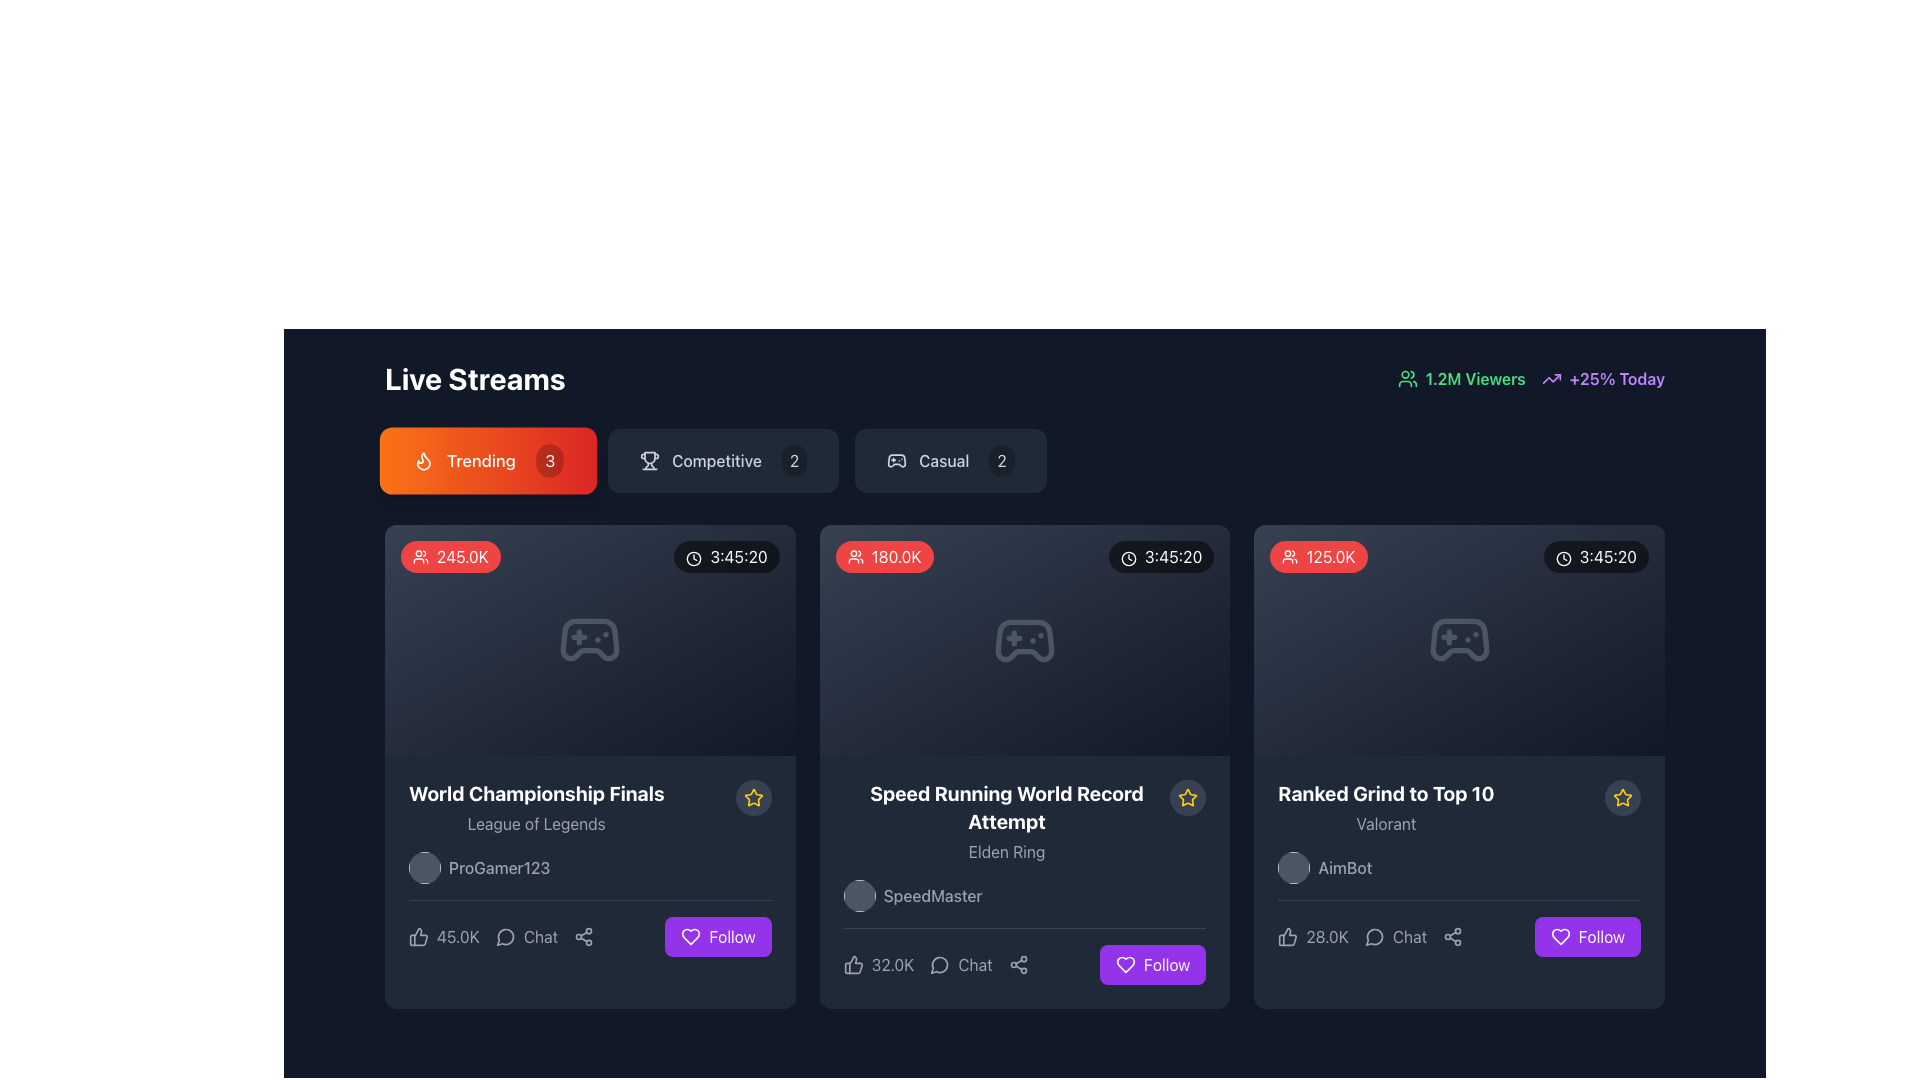 The image size is (1920, 1080). I want to click on the text display showing '32.0K', which is located in the lower section of the card for 'Speed Running World Record Attempt', positioned between the thumbs-up icon and the chat icon, so click(891, 963).